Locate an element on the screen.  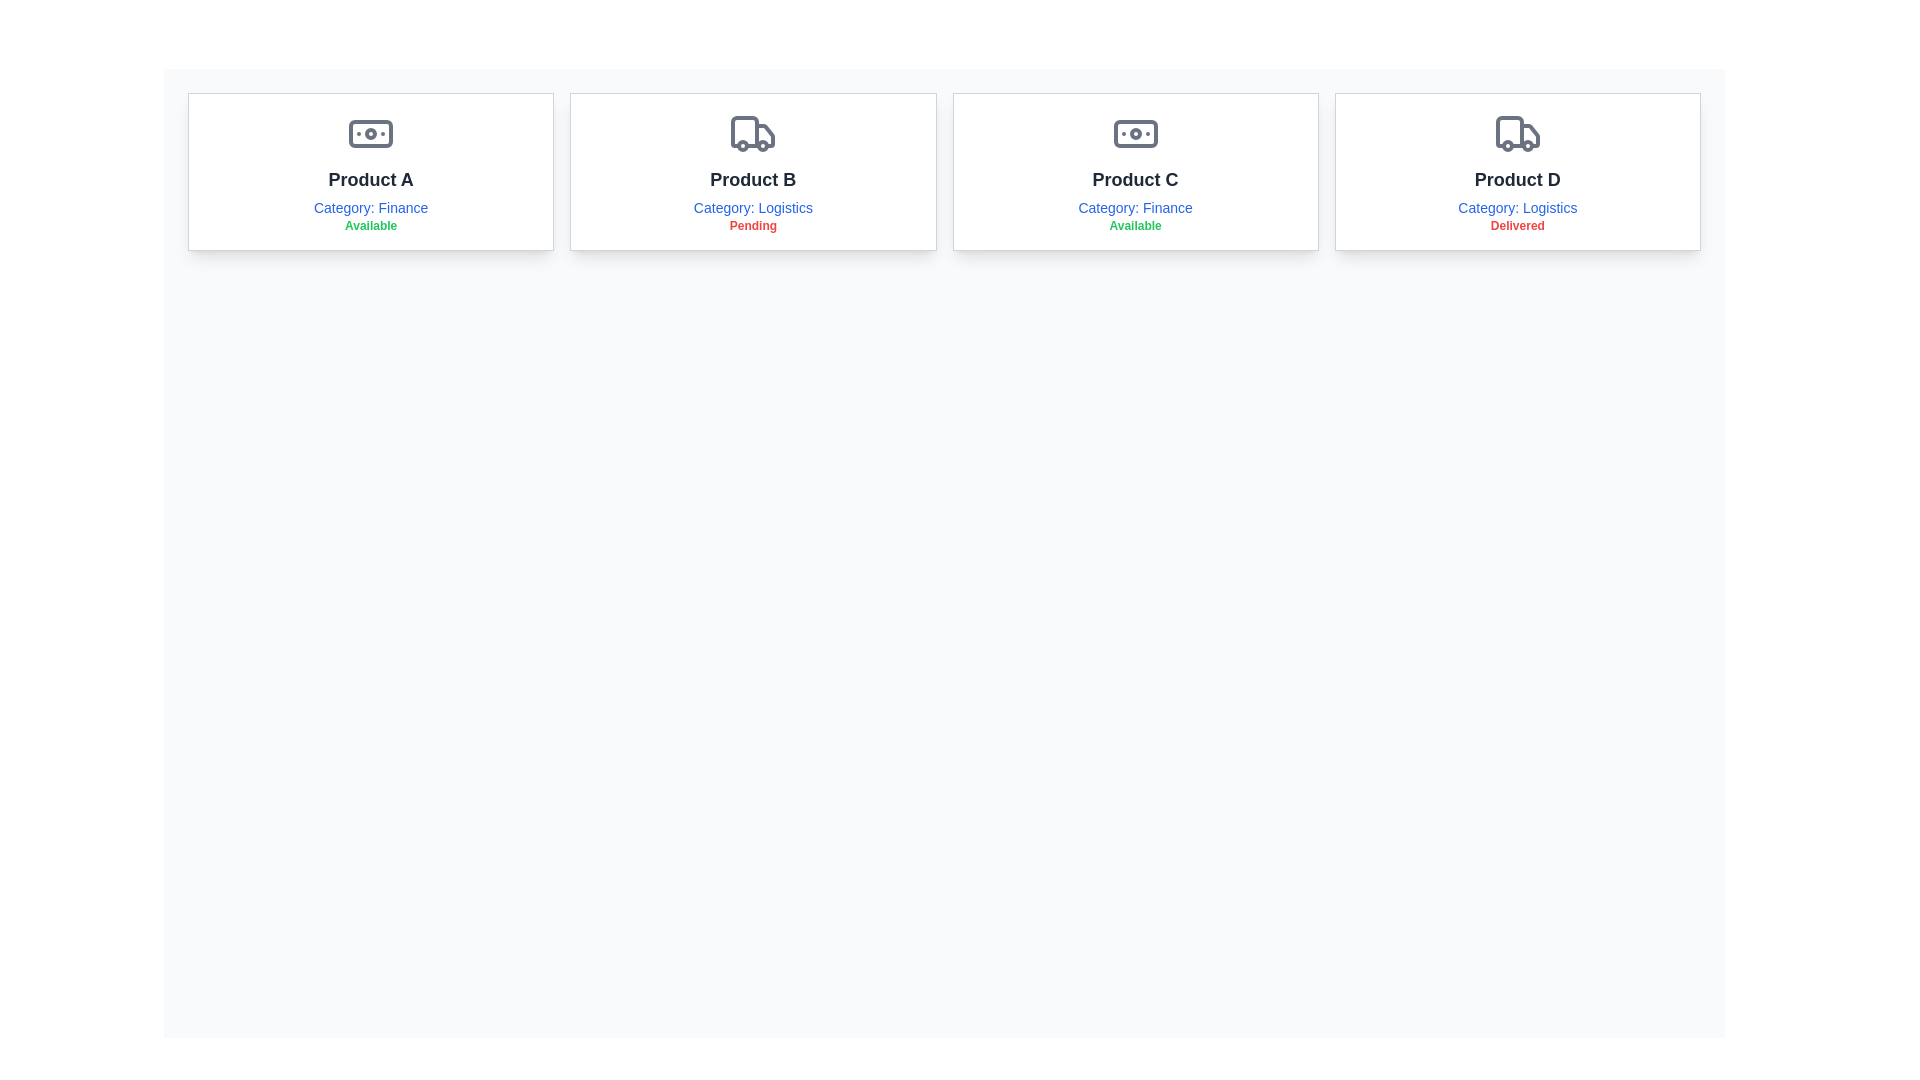
the 'Available' status text label located within the card for 'Product A', below the 'Category: Finance' label is located at coordinates (371, 225).